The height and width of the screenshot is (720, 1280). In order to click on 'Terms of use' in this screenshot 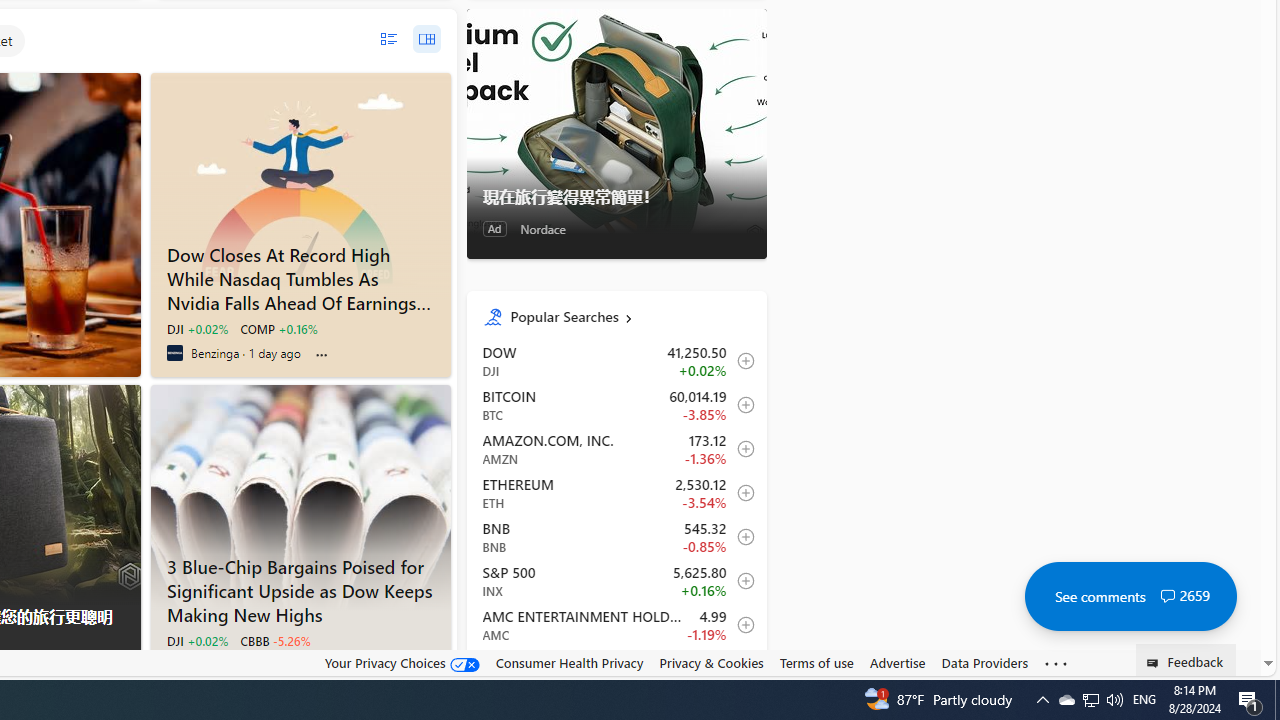, I will do `click(816, 662)`.